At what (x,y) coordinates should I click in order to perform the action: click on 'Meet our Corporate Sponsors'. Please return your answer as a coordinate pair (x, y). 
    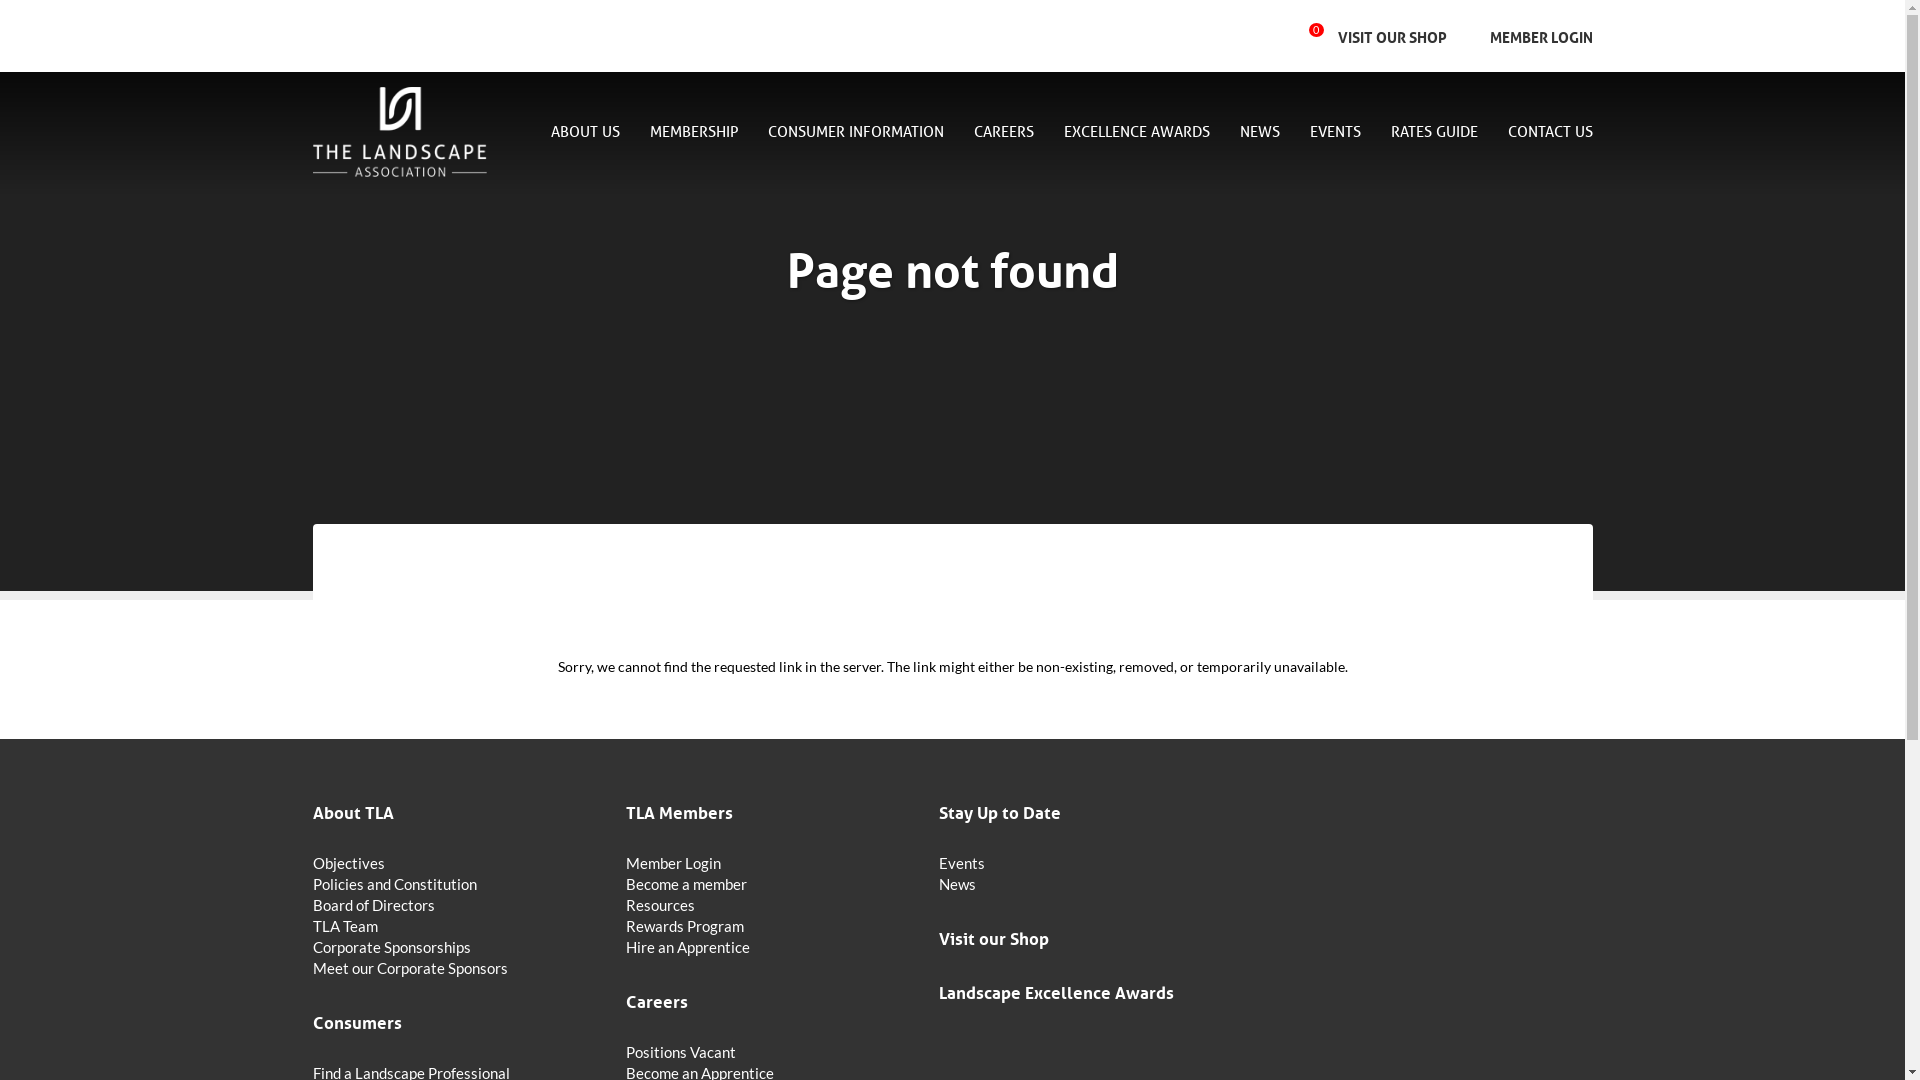
    Looking at the image, I should click on (311, 967).